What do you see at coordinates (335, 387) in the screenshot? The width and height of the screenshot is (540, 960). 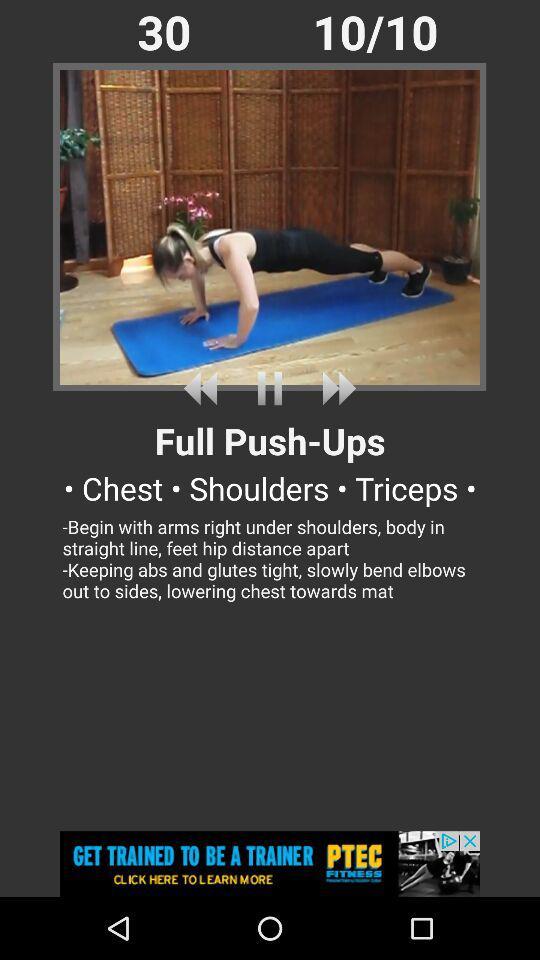 I see `fast forward button` at bounding box center [335, 387].